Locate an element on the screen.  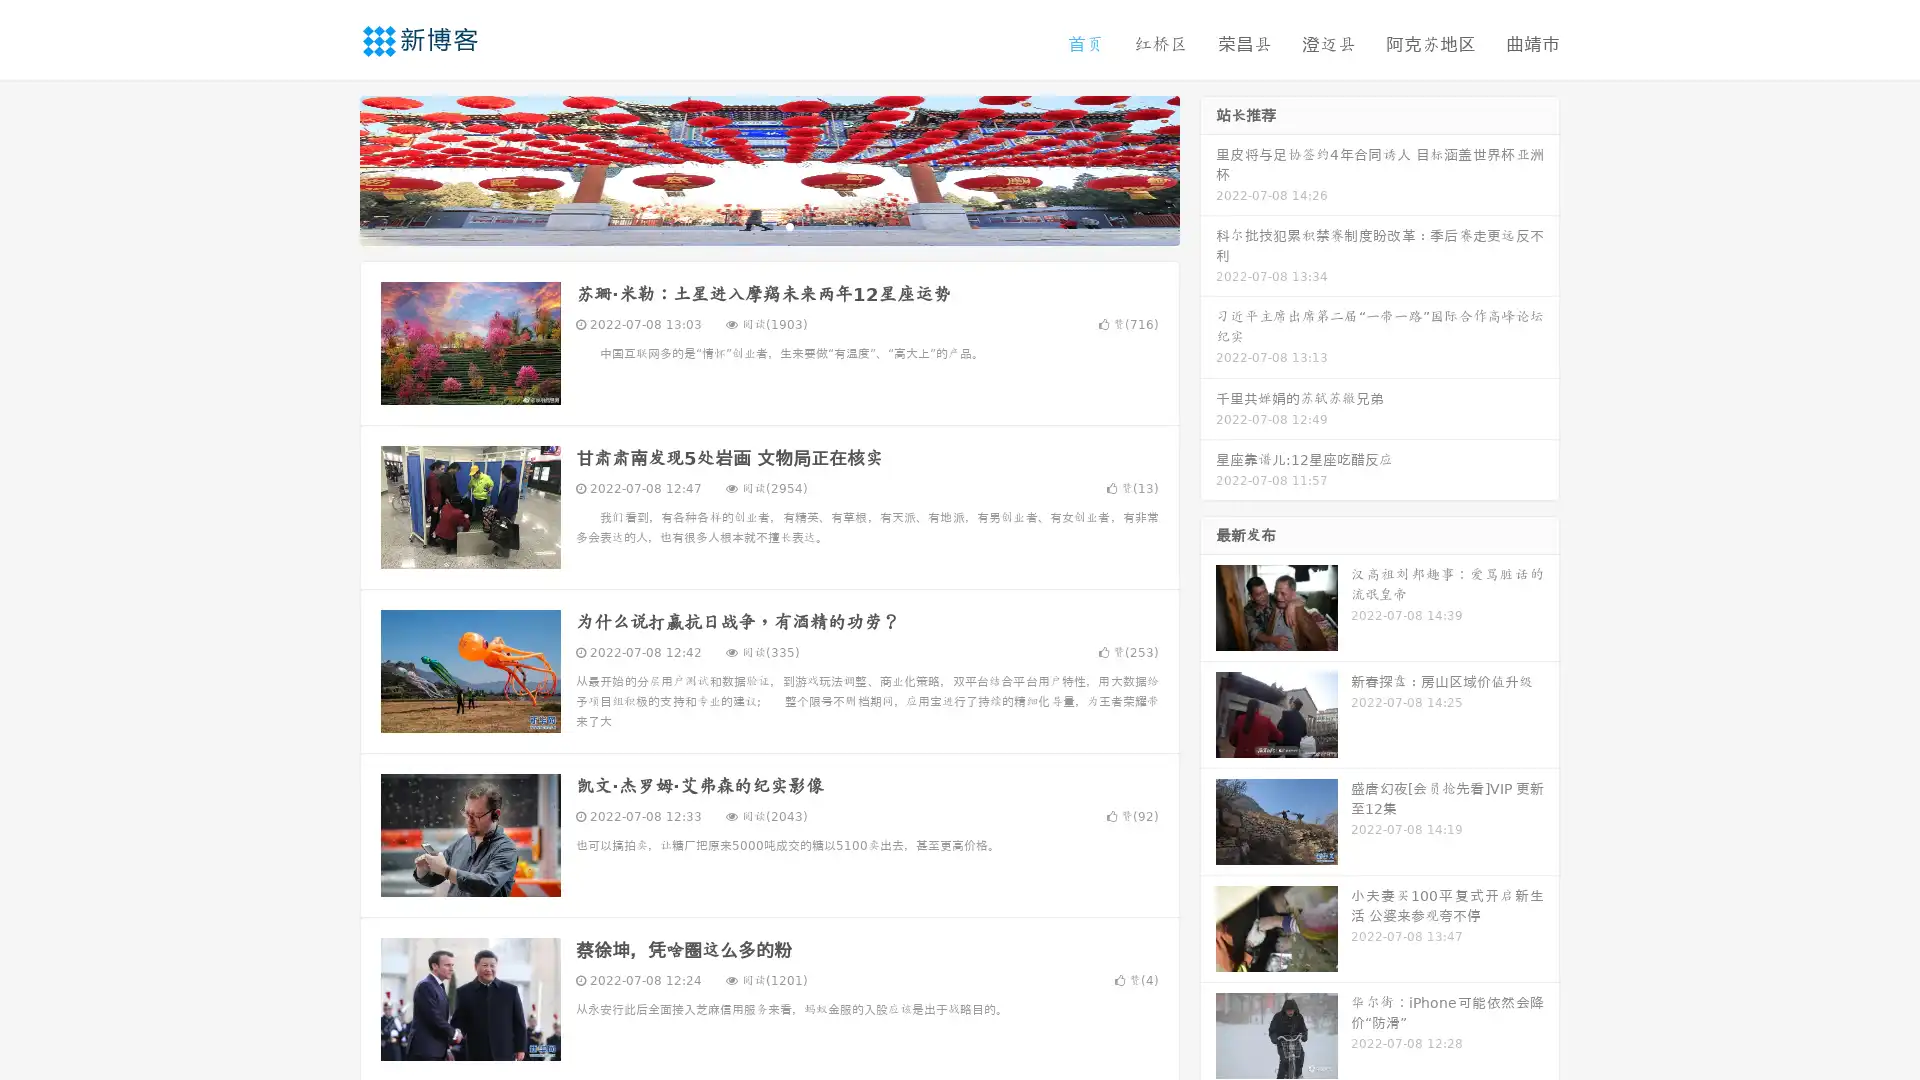
Go to slide 2 is located at coordinates (768, 225).